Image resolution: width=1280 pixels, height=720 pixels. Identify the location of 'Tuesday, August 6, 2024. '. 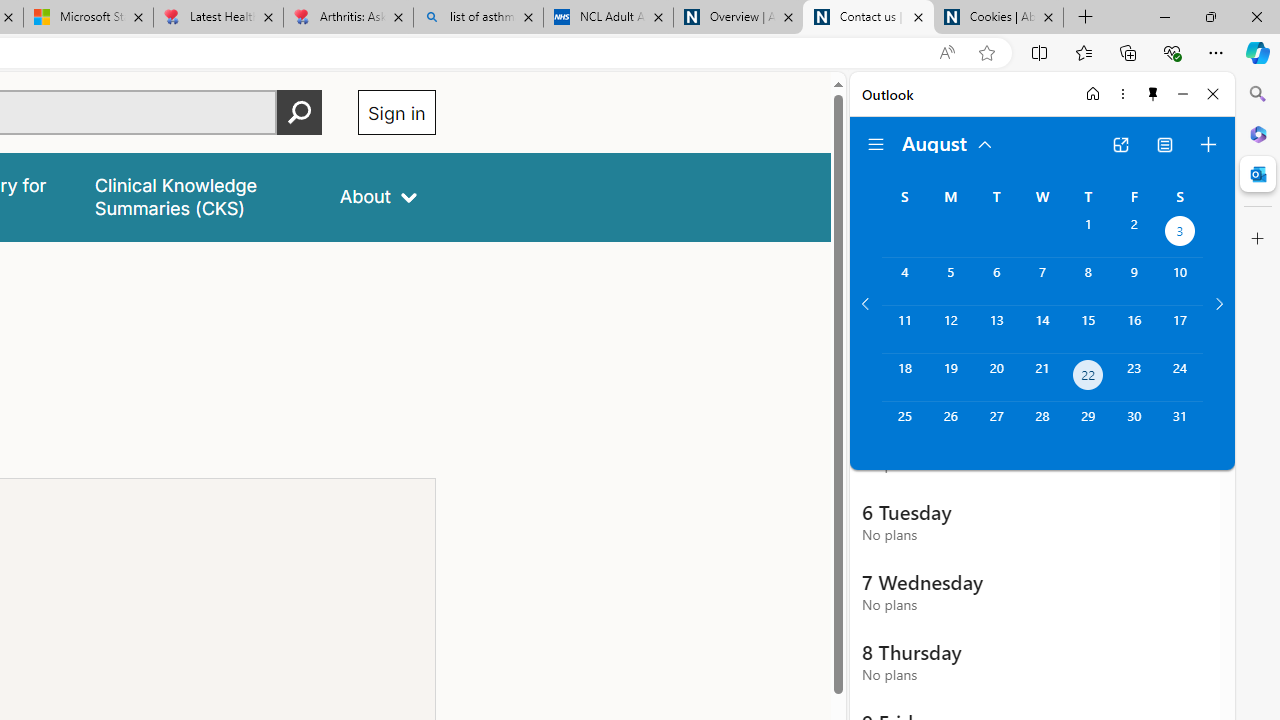
(996, 281).